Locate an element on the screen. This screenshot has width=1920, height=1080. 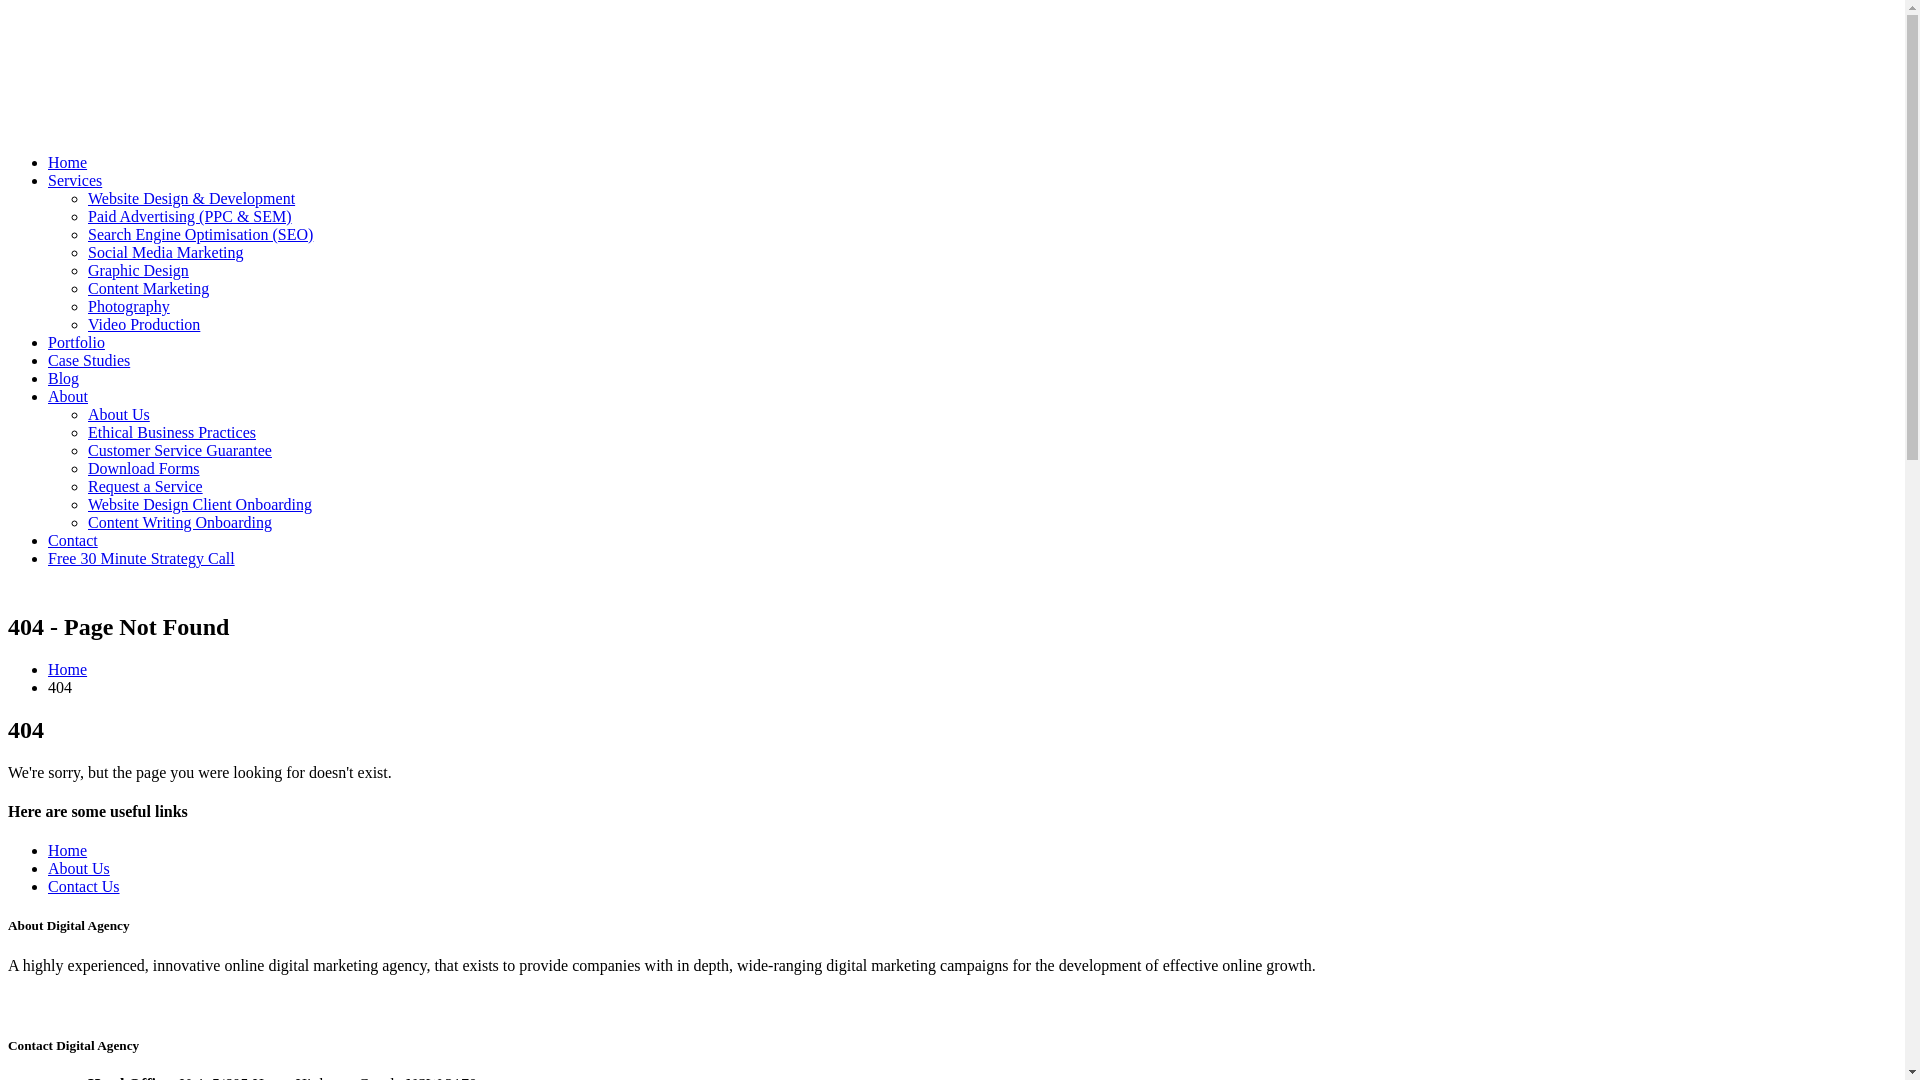
'Case Studies' is located at coordinates (88, 360).